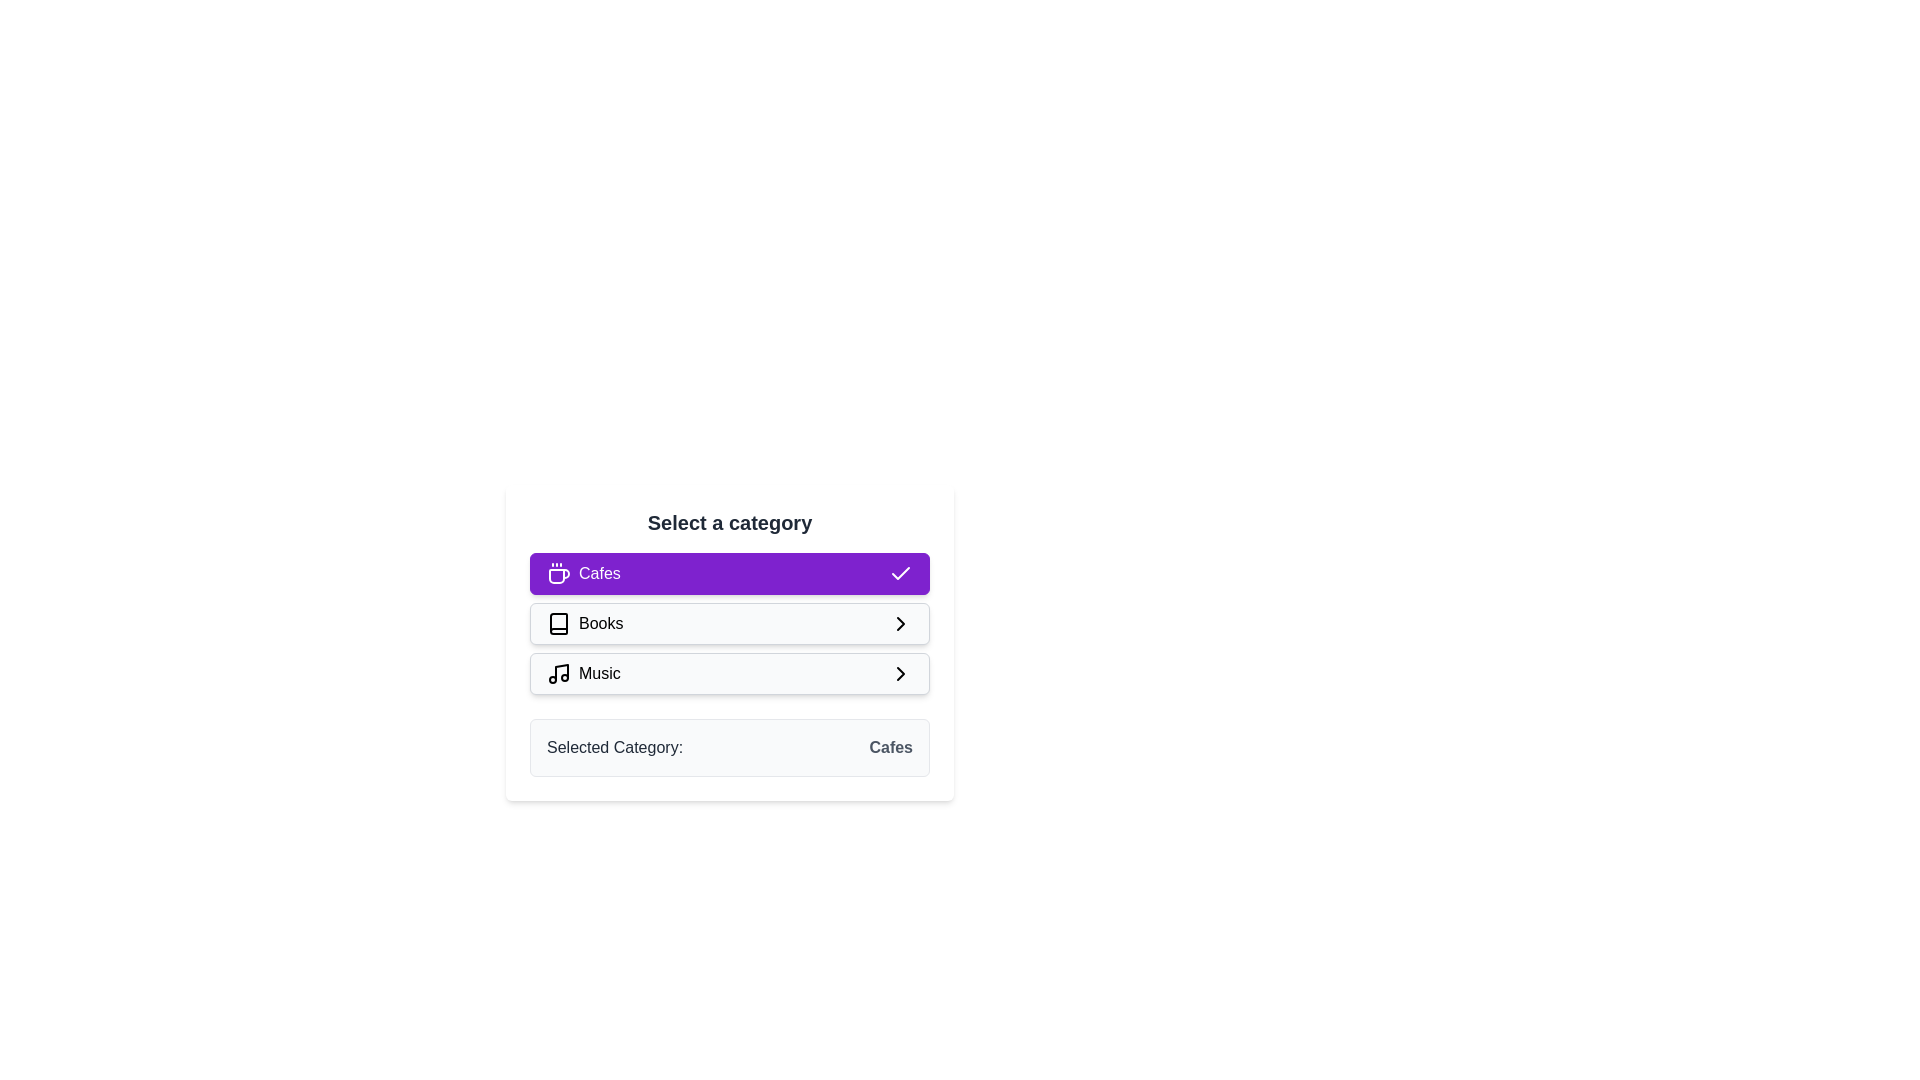 The image size is (1920, 1080). Describe the element at coordinates (584, 623) in the screenshot. I see `the second item in the selection menu labeled 'Books', which is positioned between 'Cafes' and 'Music'` at that location.